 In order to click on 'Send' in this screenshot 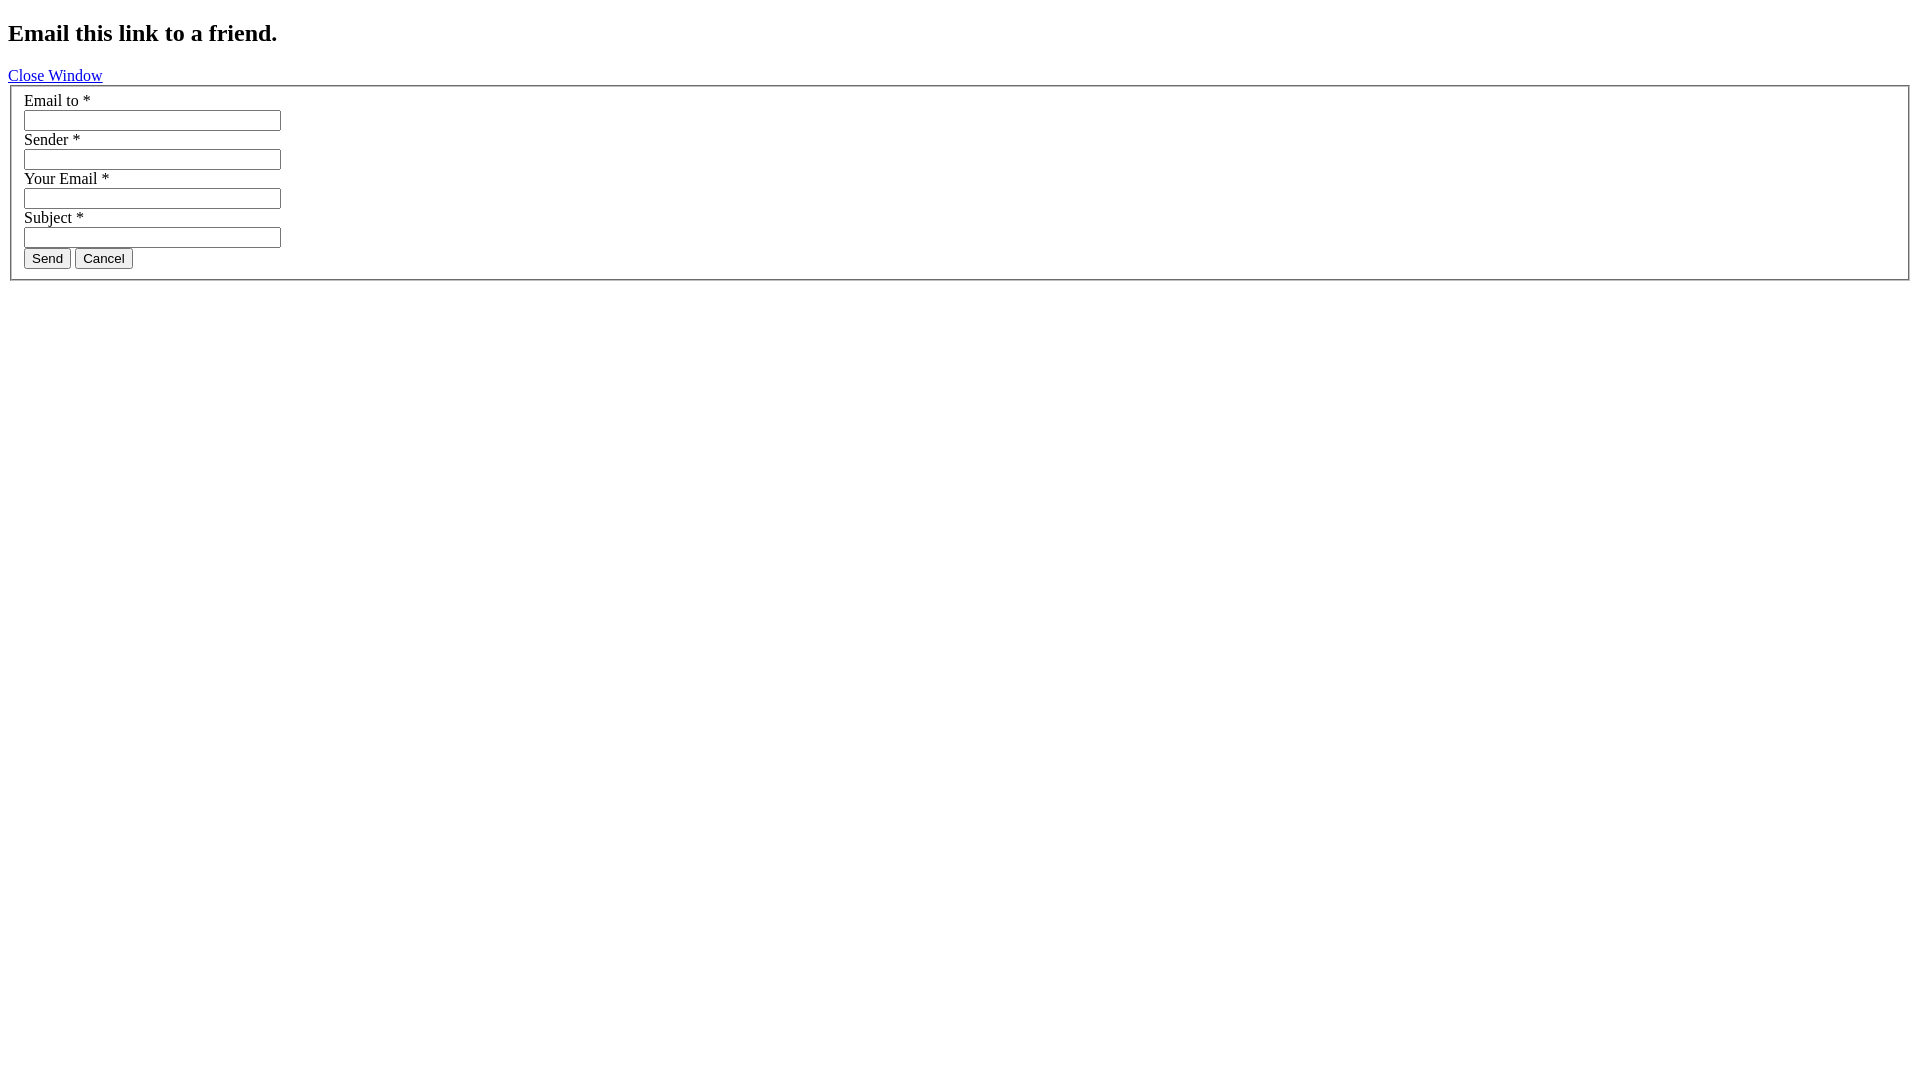, I will do `click(47, 257)`.